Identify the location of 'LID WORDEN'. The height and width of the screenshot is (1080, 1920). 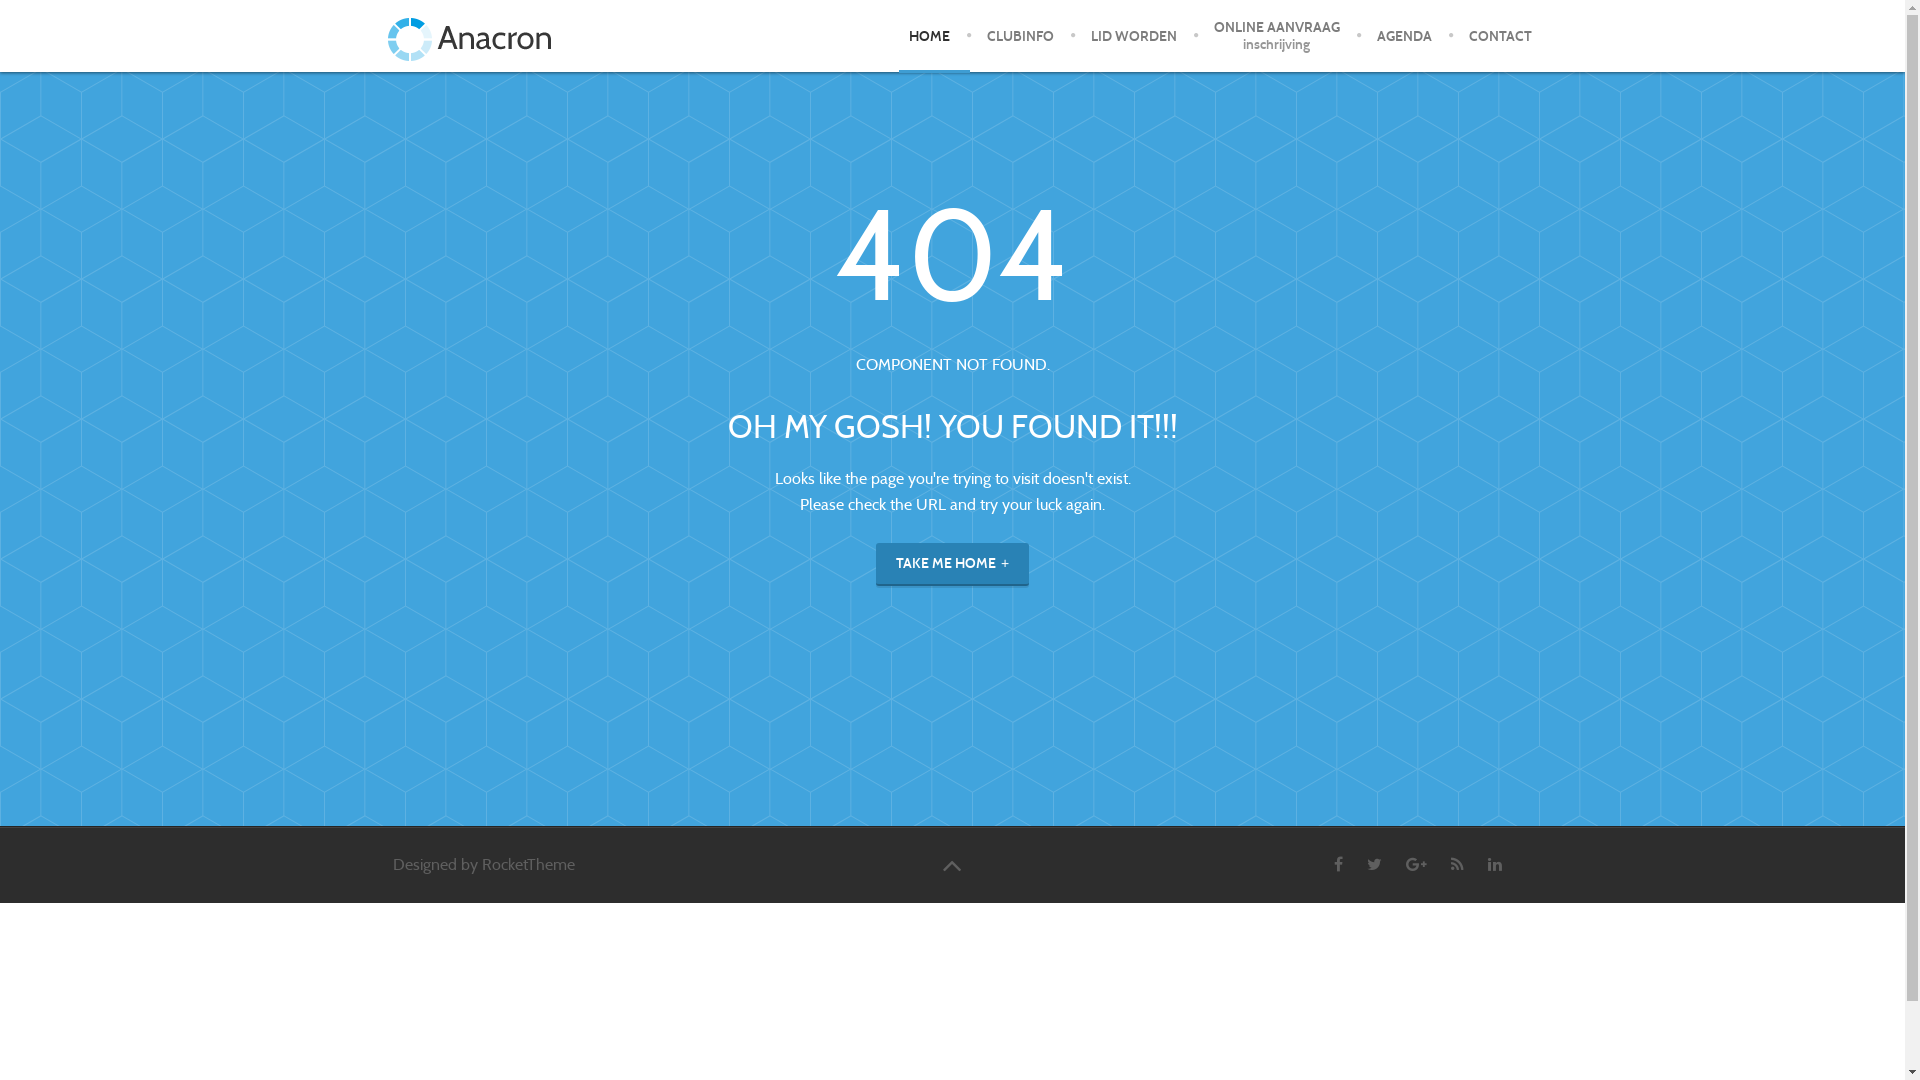
(1133, 35).